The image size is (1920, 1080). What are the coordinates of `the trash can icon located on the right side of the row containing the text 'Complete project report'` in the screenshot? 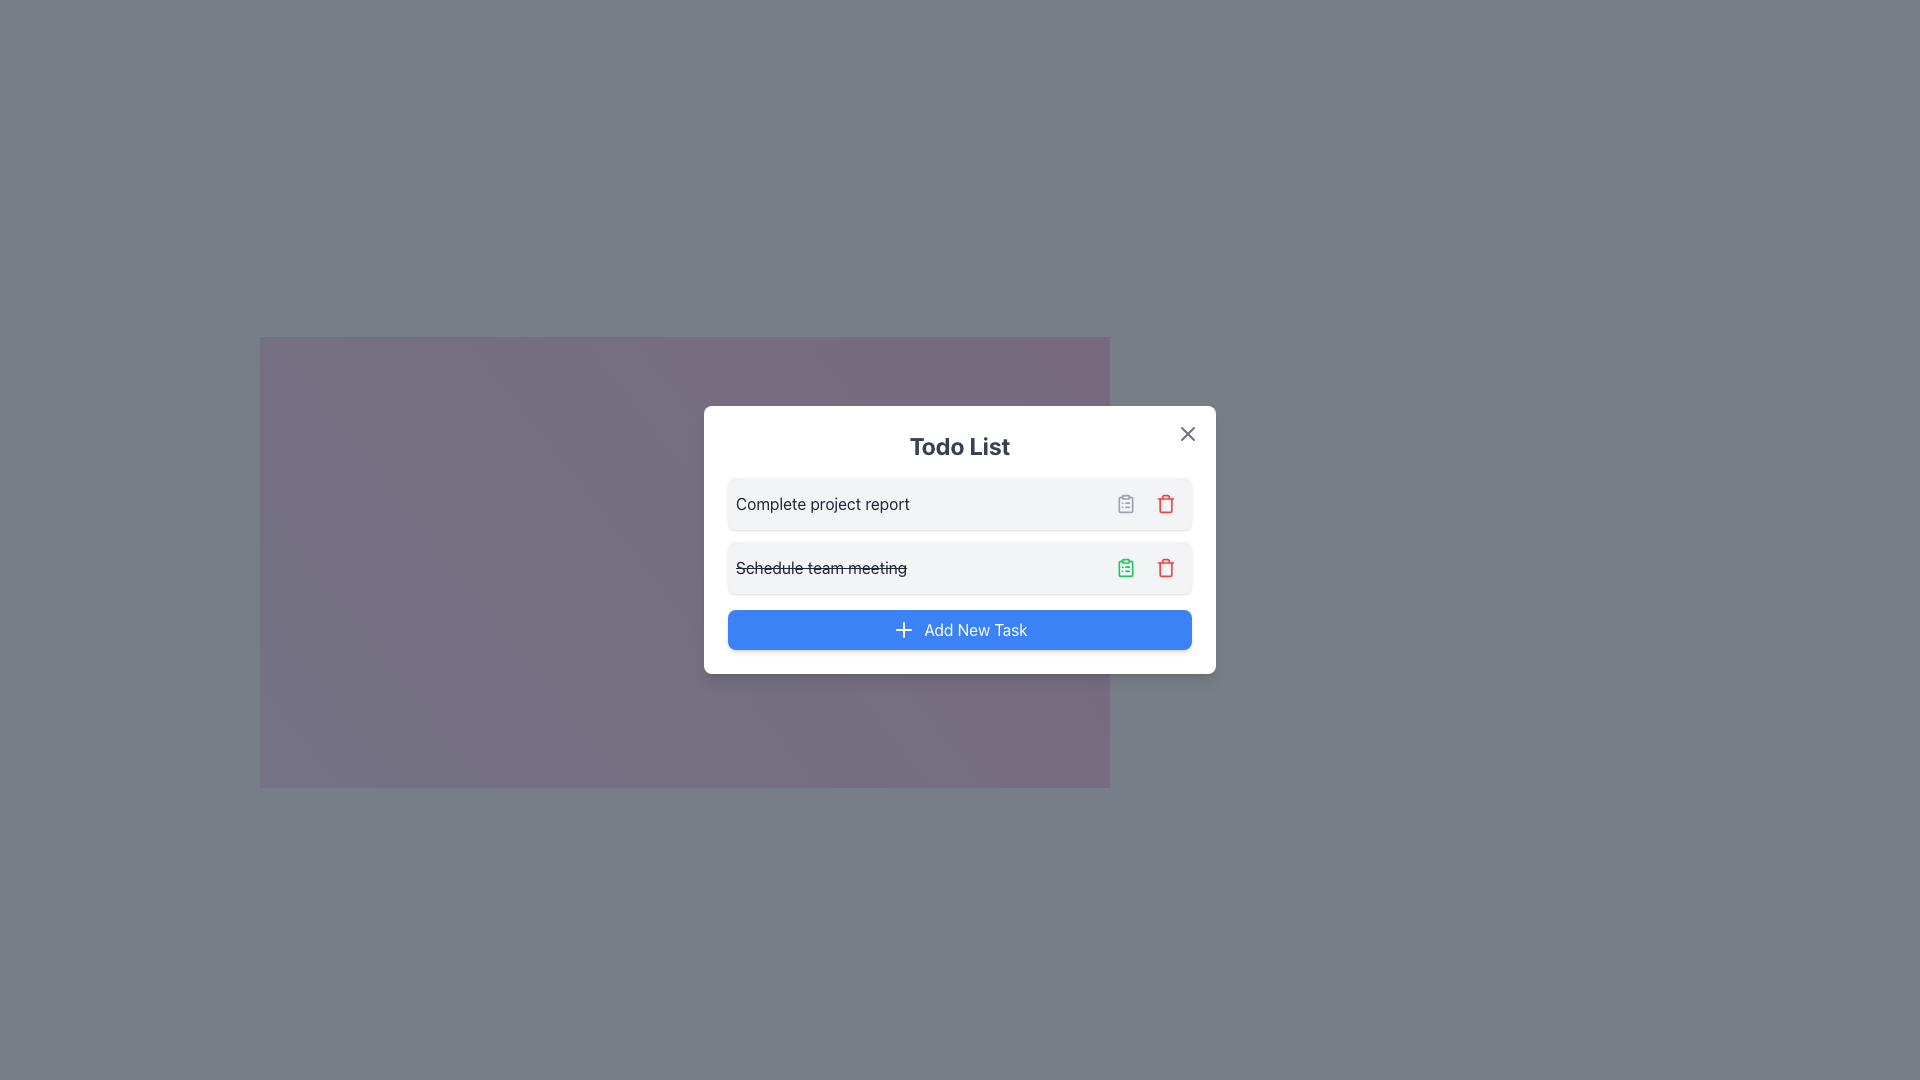 It's located at (1147, 503).